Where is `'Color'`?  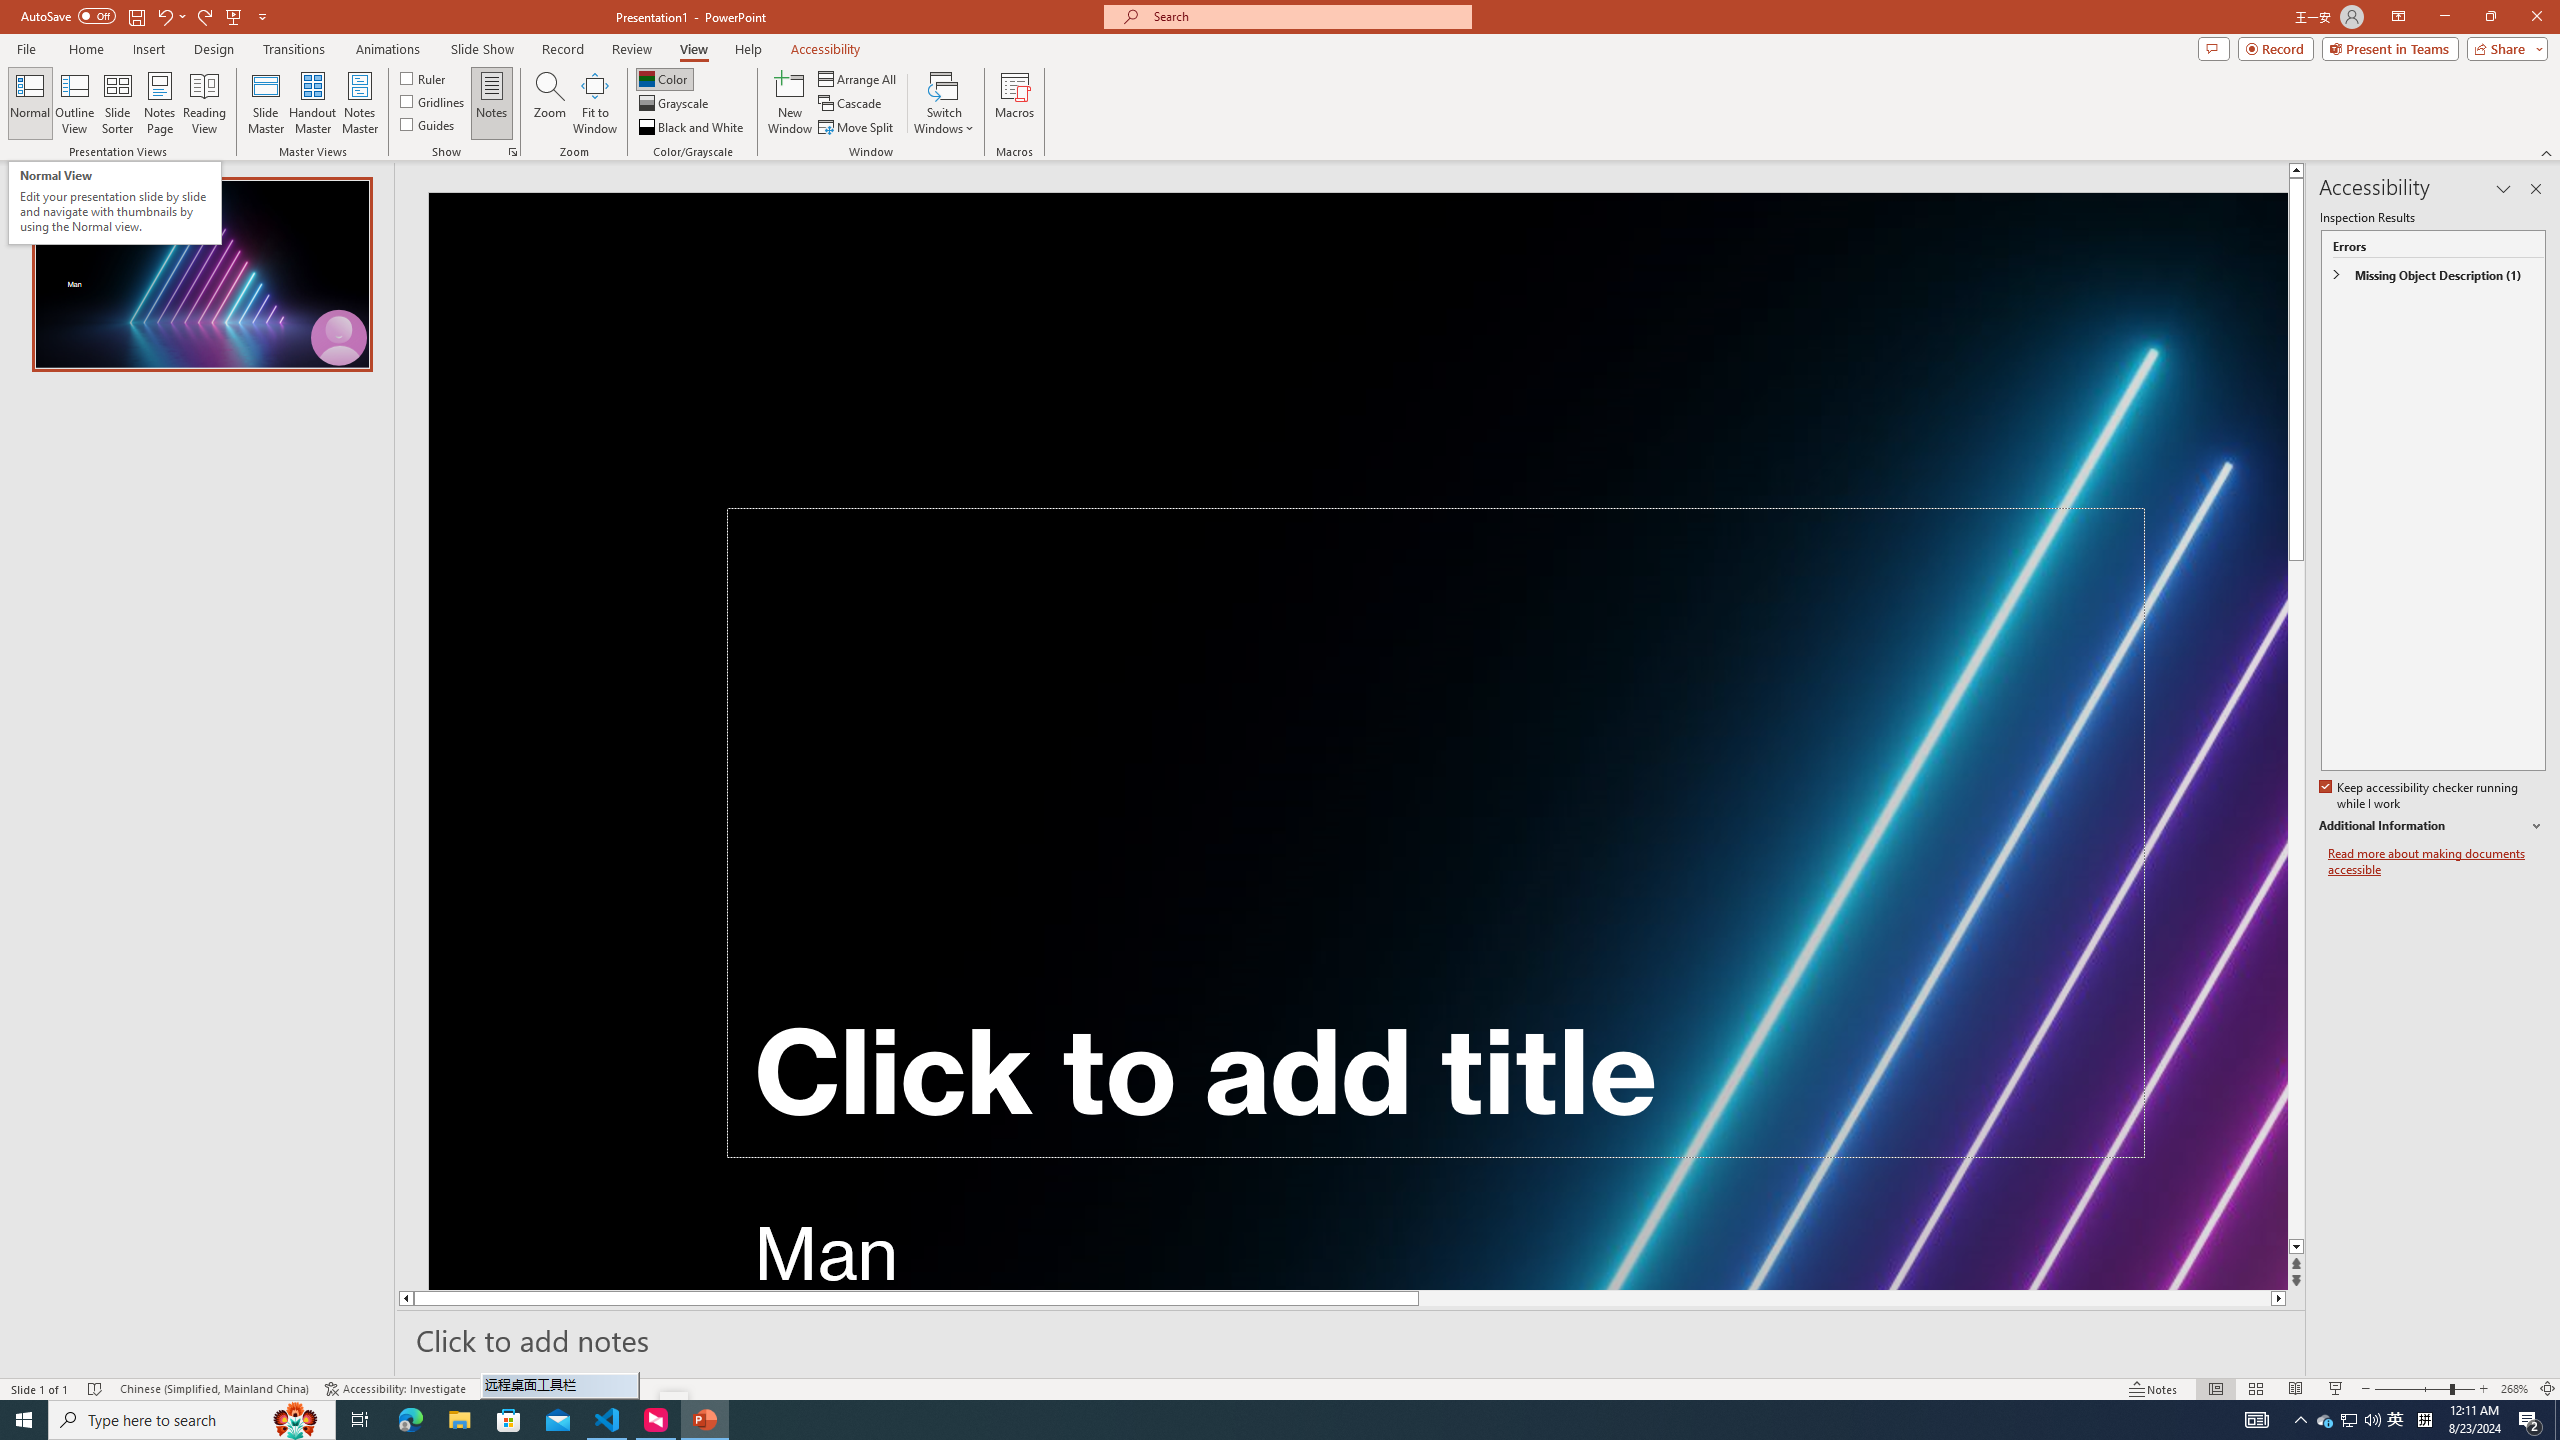 'Color' is located at coordinates (664, 78).